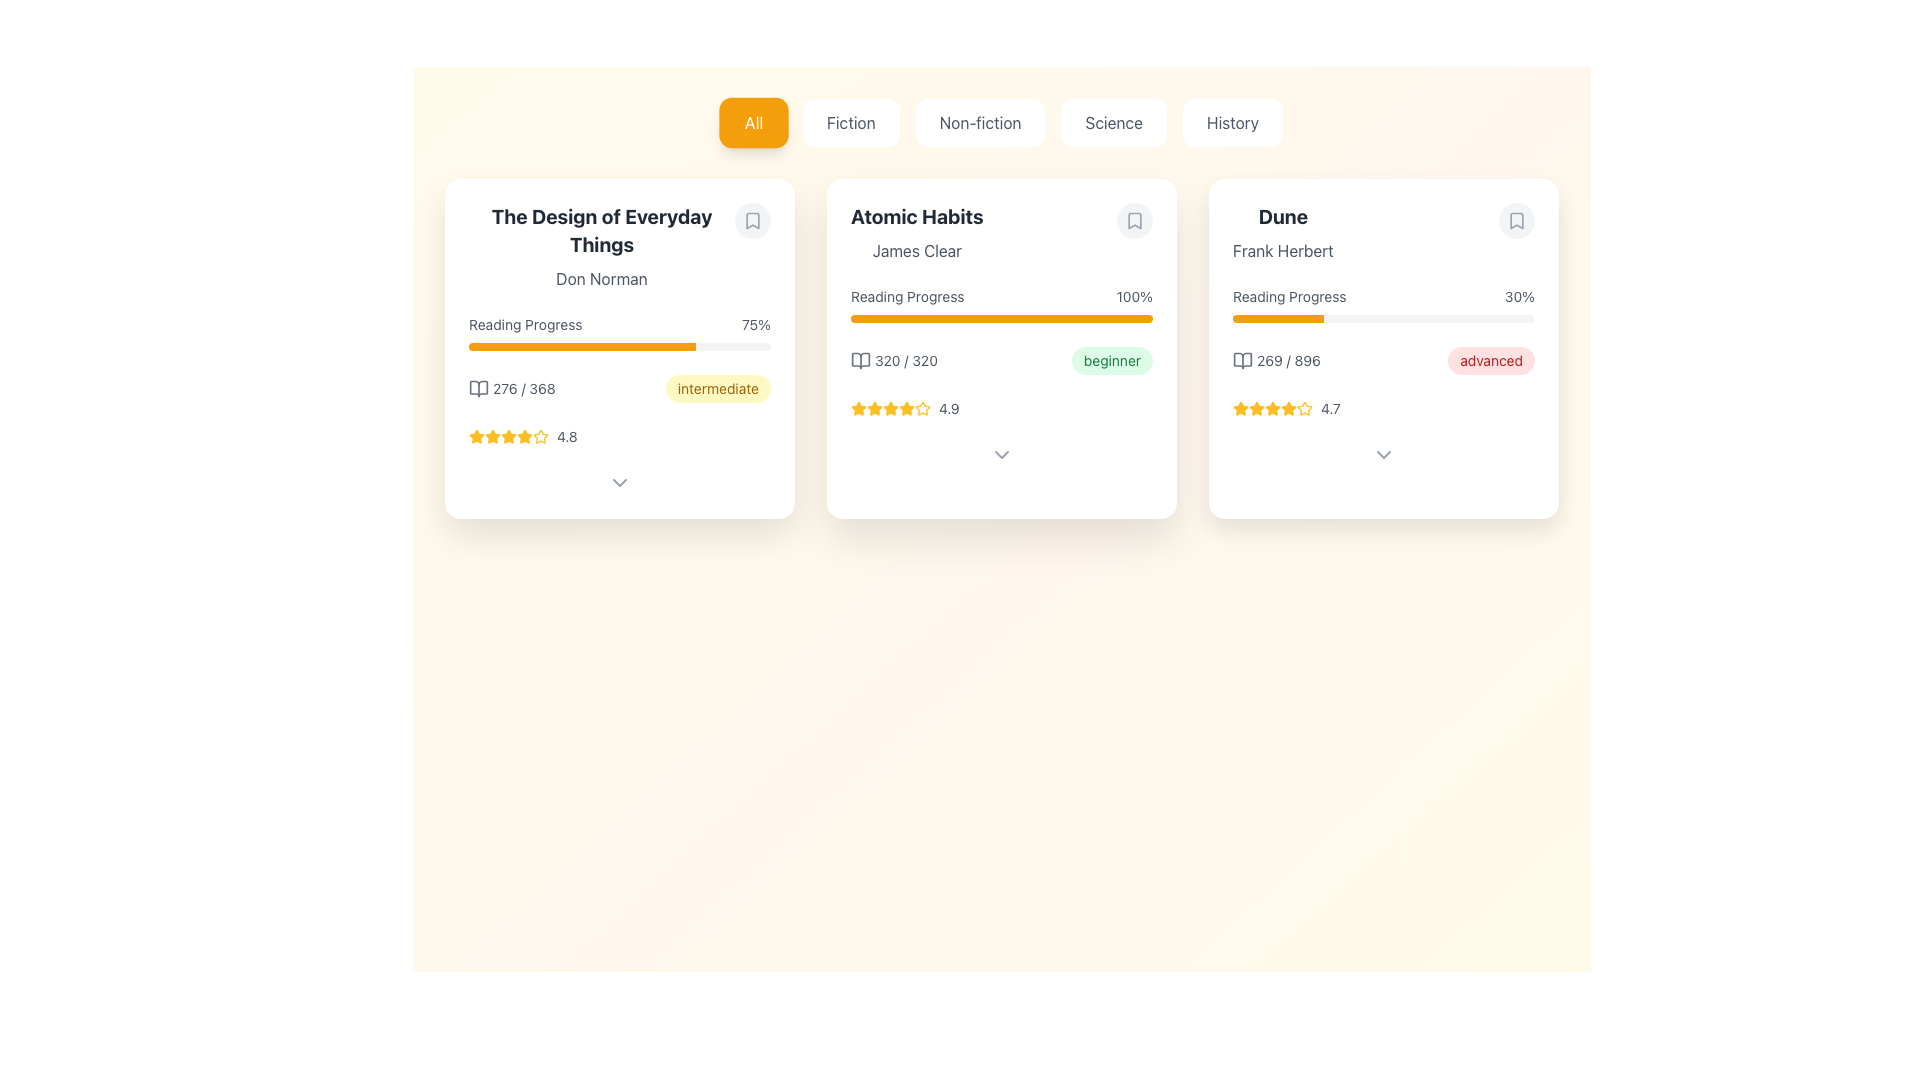  I want to click on the 'advanced' difficulty label located in the bottom right corner of the 'Dune' book card, near the progress statistics '269 / 896', so click(1491, 361).